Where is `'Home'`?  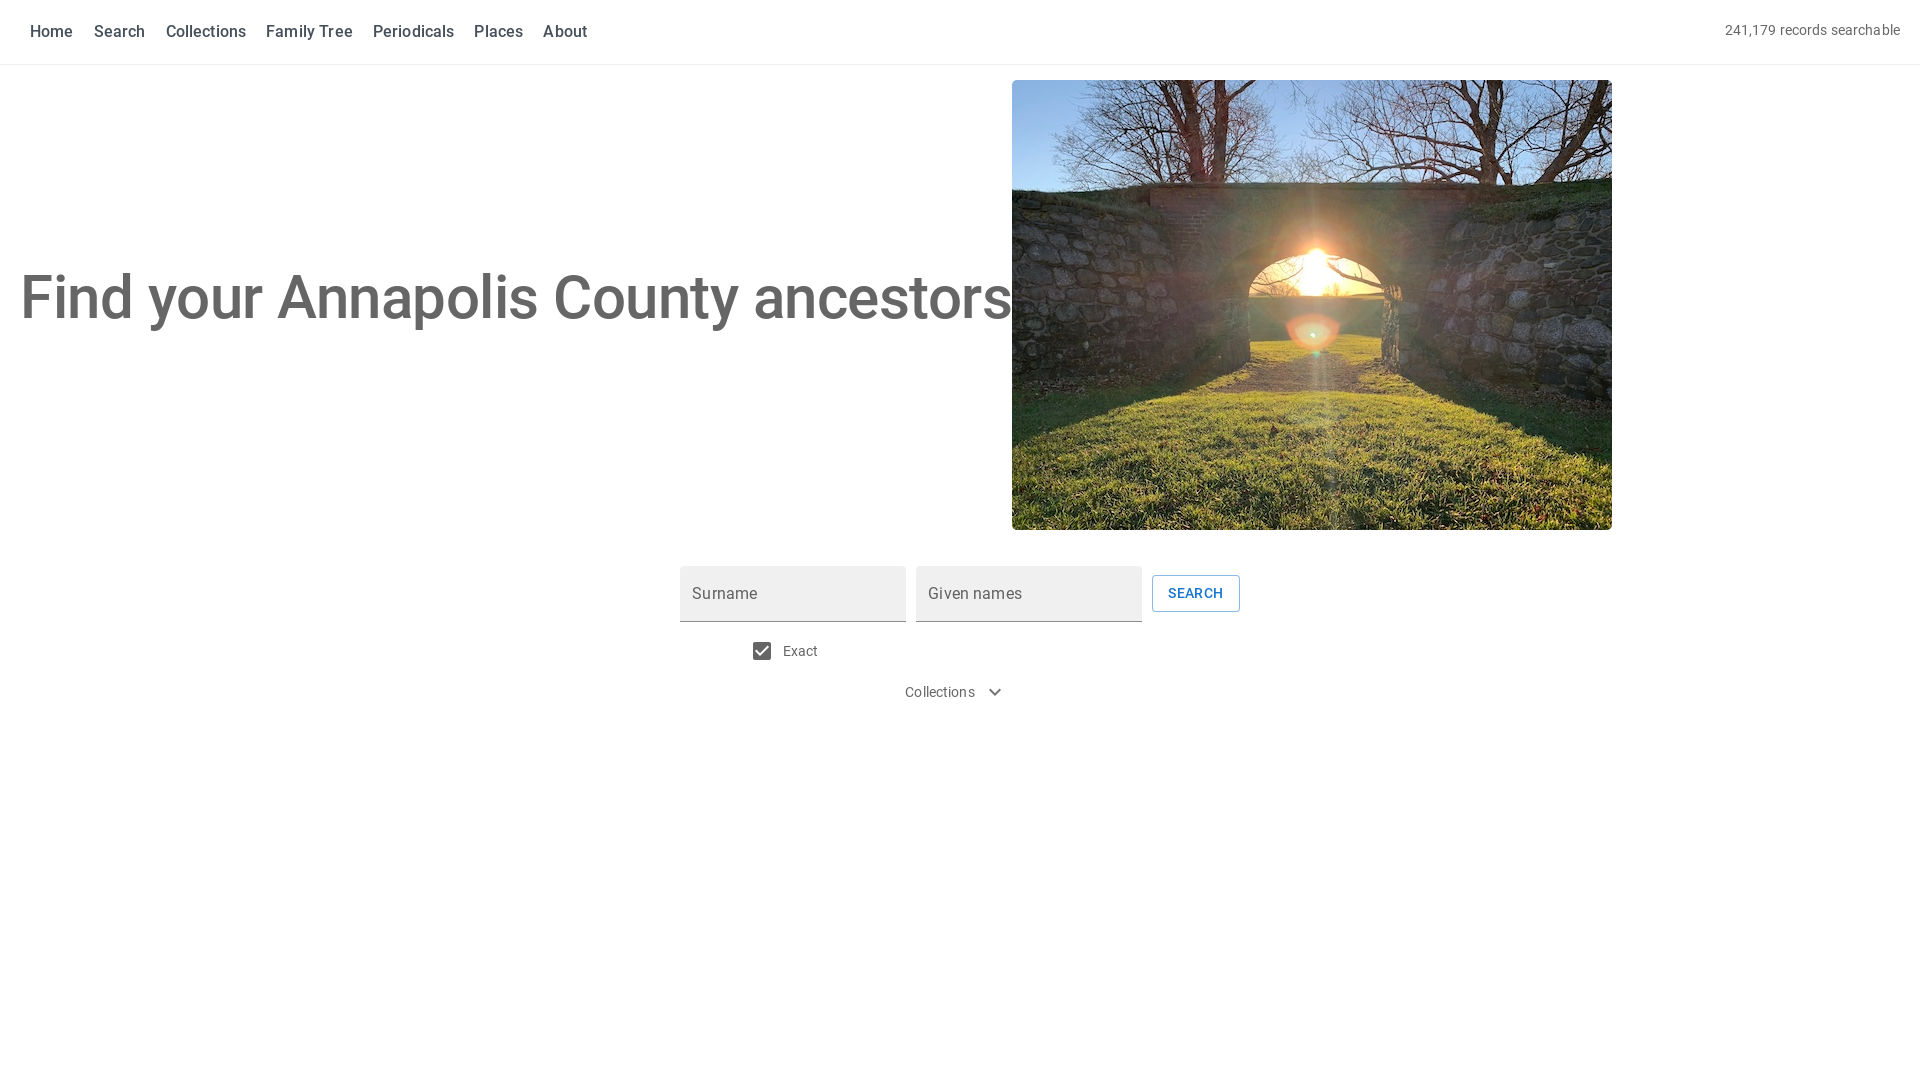 'Home' is located at coordinates (52, 31).